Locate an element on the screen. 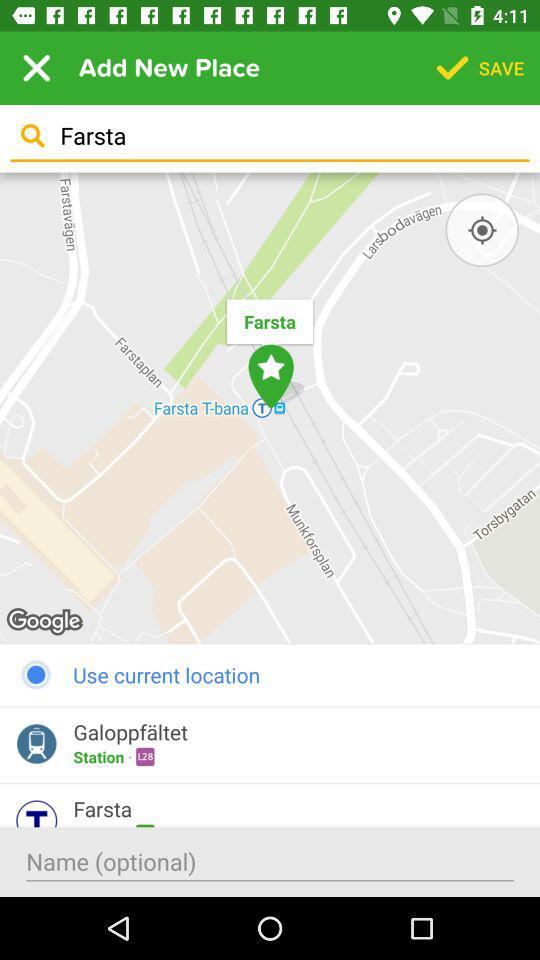 Image resolution: width=540 pixels, height=960 pixels. item to the left of add new place icon is located at coordinates (36, 68).